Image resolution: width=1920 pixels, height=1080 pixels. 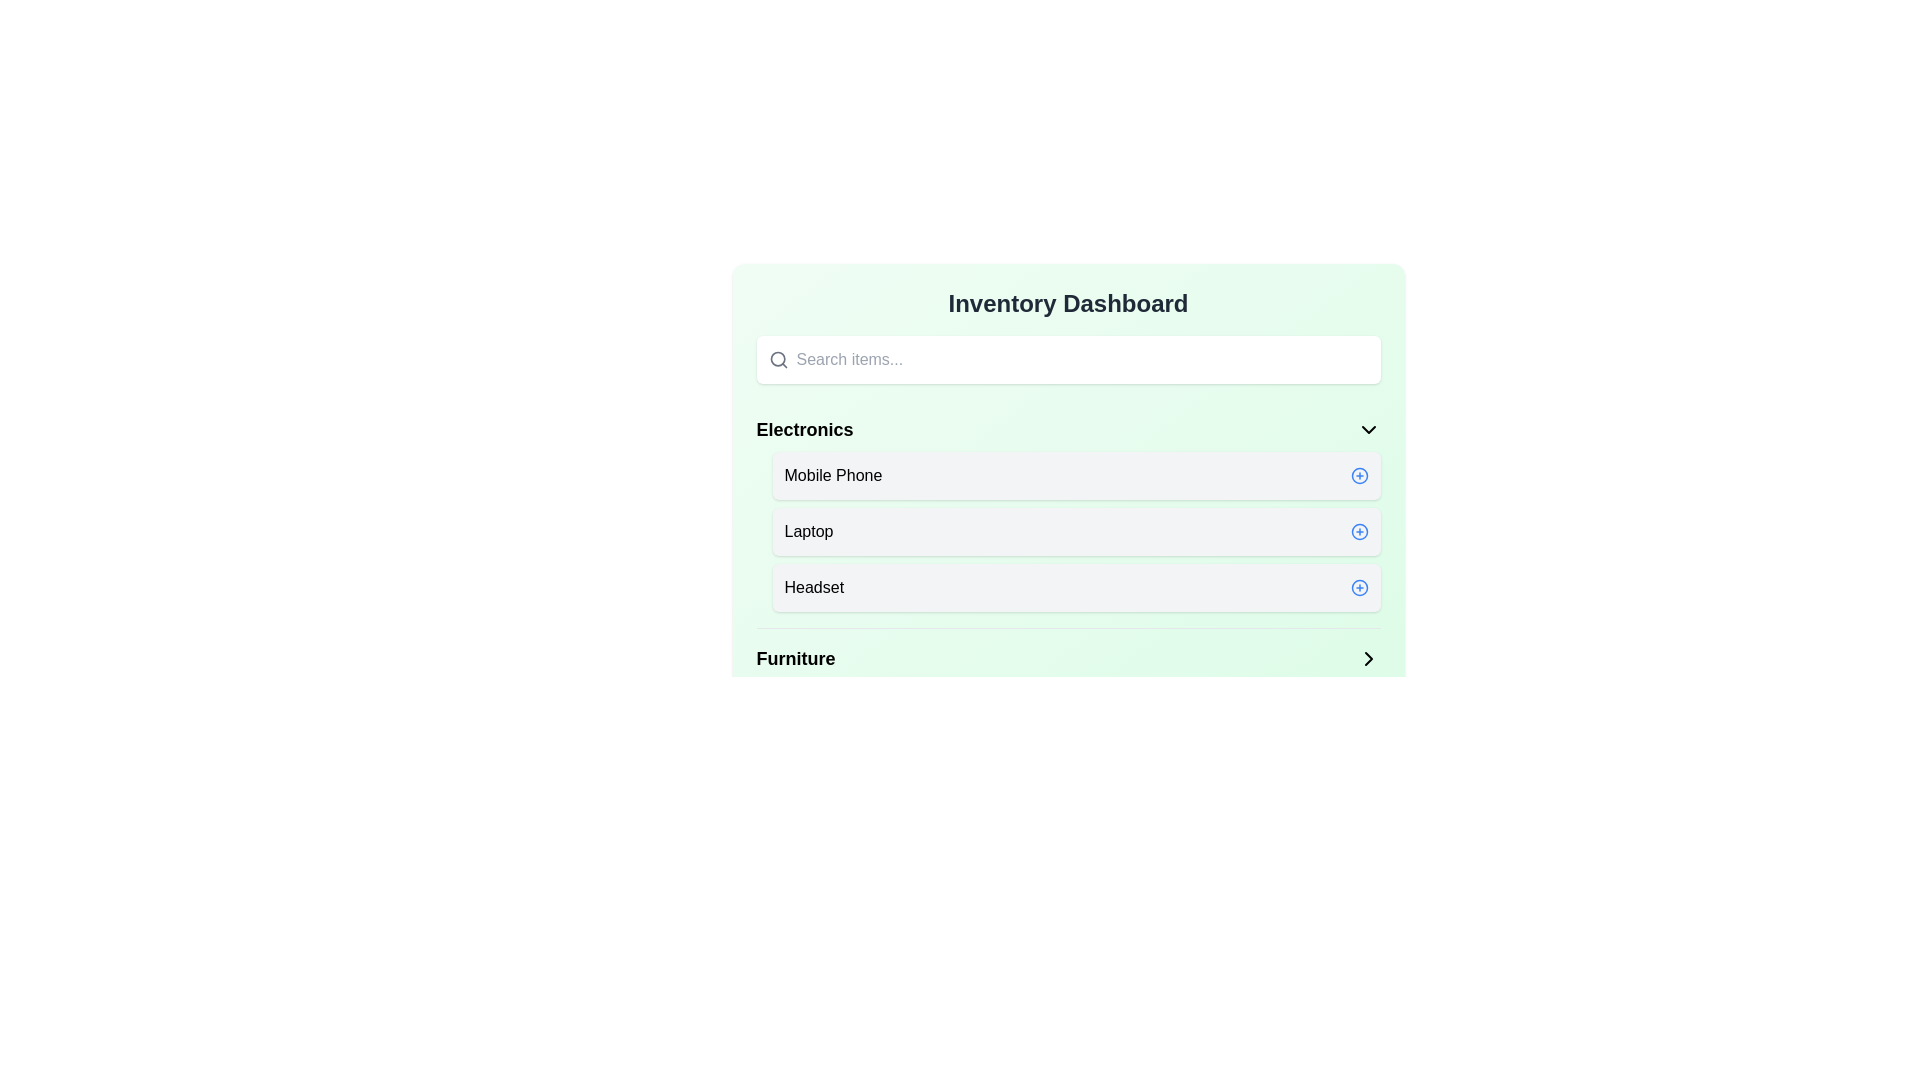 I want to click on the search icon to focus on the search input, so click(x=777, y=358).